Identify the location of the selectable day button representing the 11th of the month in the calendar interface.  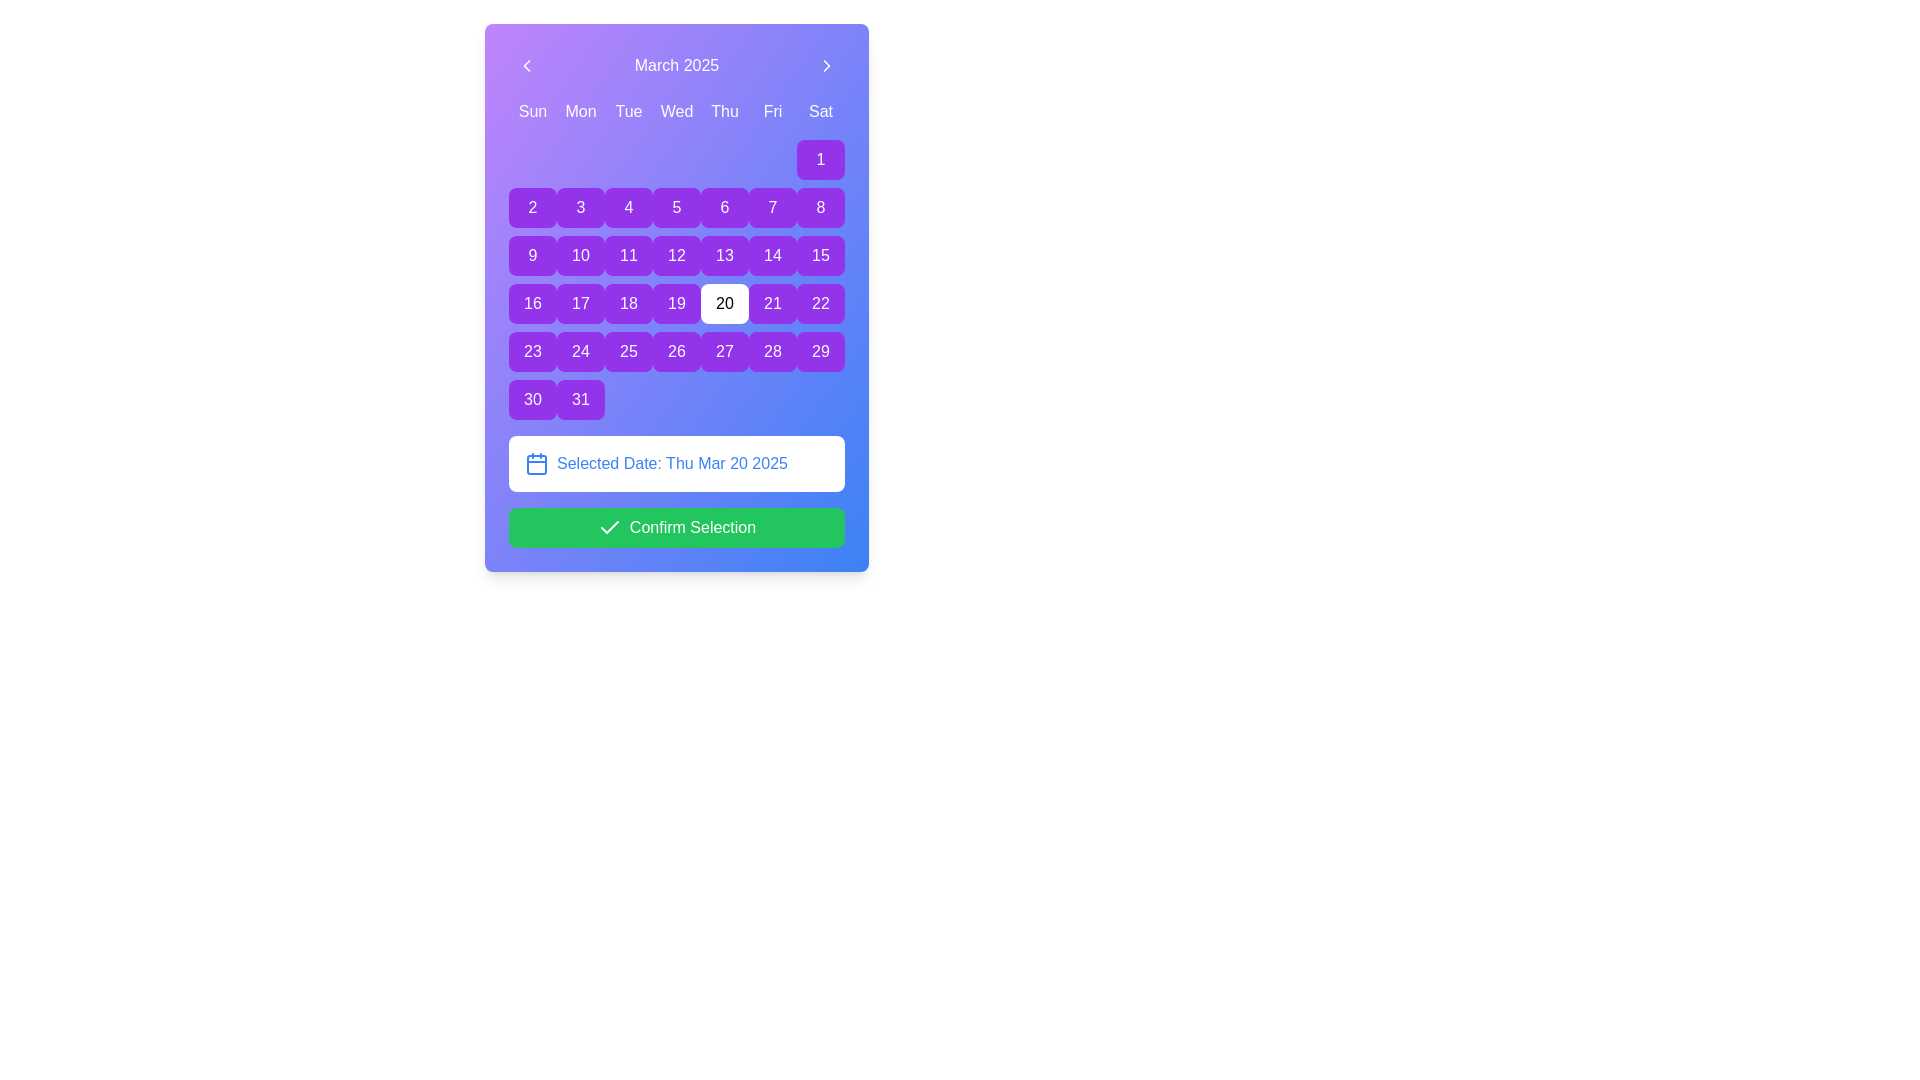
(627, 254).